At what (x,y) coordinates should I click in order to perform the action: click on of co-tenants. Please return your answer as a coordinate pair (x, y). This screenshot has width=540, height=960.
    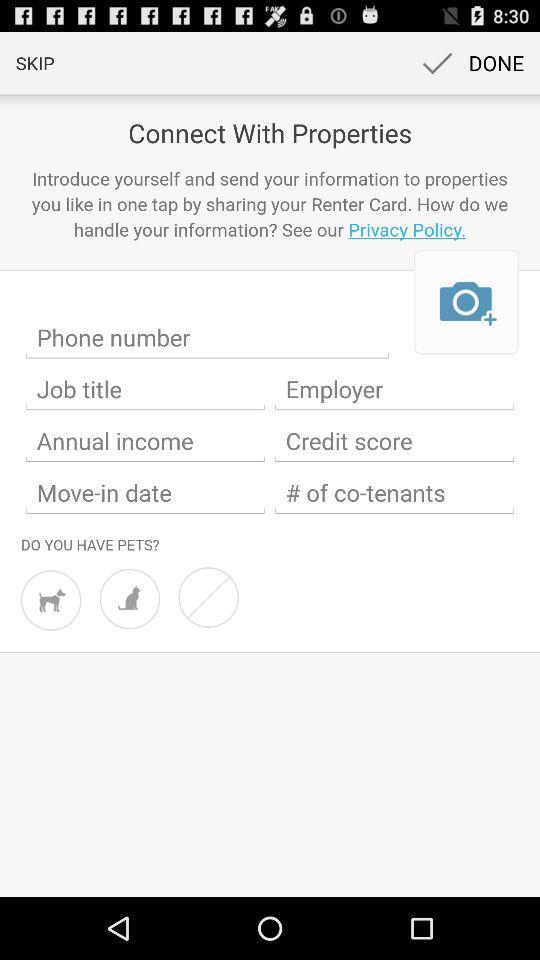
    Looking at the image, I should click on (394, 492).